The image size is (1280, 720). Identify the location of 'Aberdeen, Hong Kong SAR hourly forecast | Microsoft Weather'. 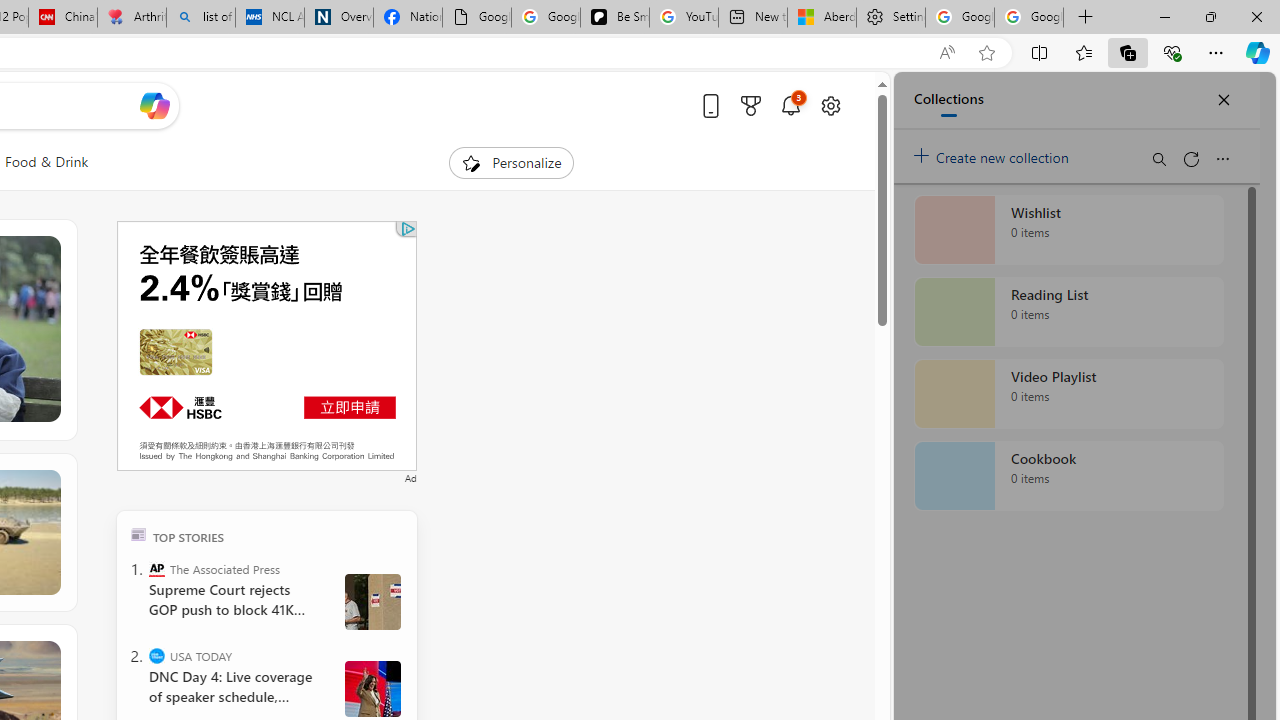
(822, 17).